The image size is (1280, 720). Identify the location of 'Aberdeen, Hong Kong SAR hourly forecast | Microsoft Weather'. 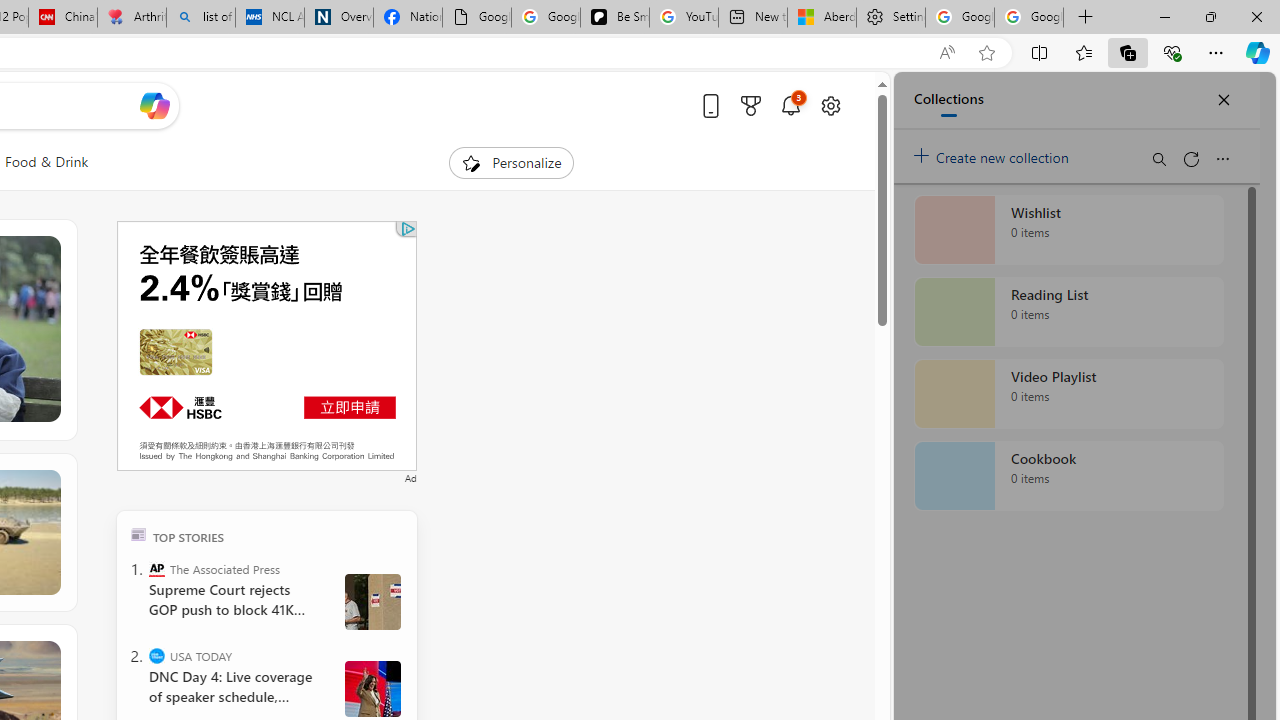
(822, 17).